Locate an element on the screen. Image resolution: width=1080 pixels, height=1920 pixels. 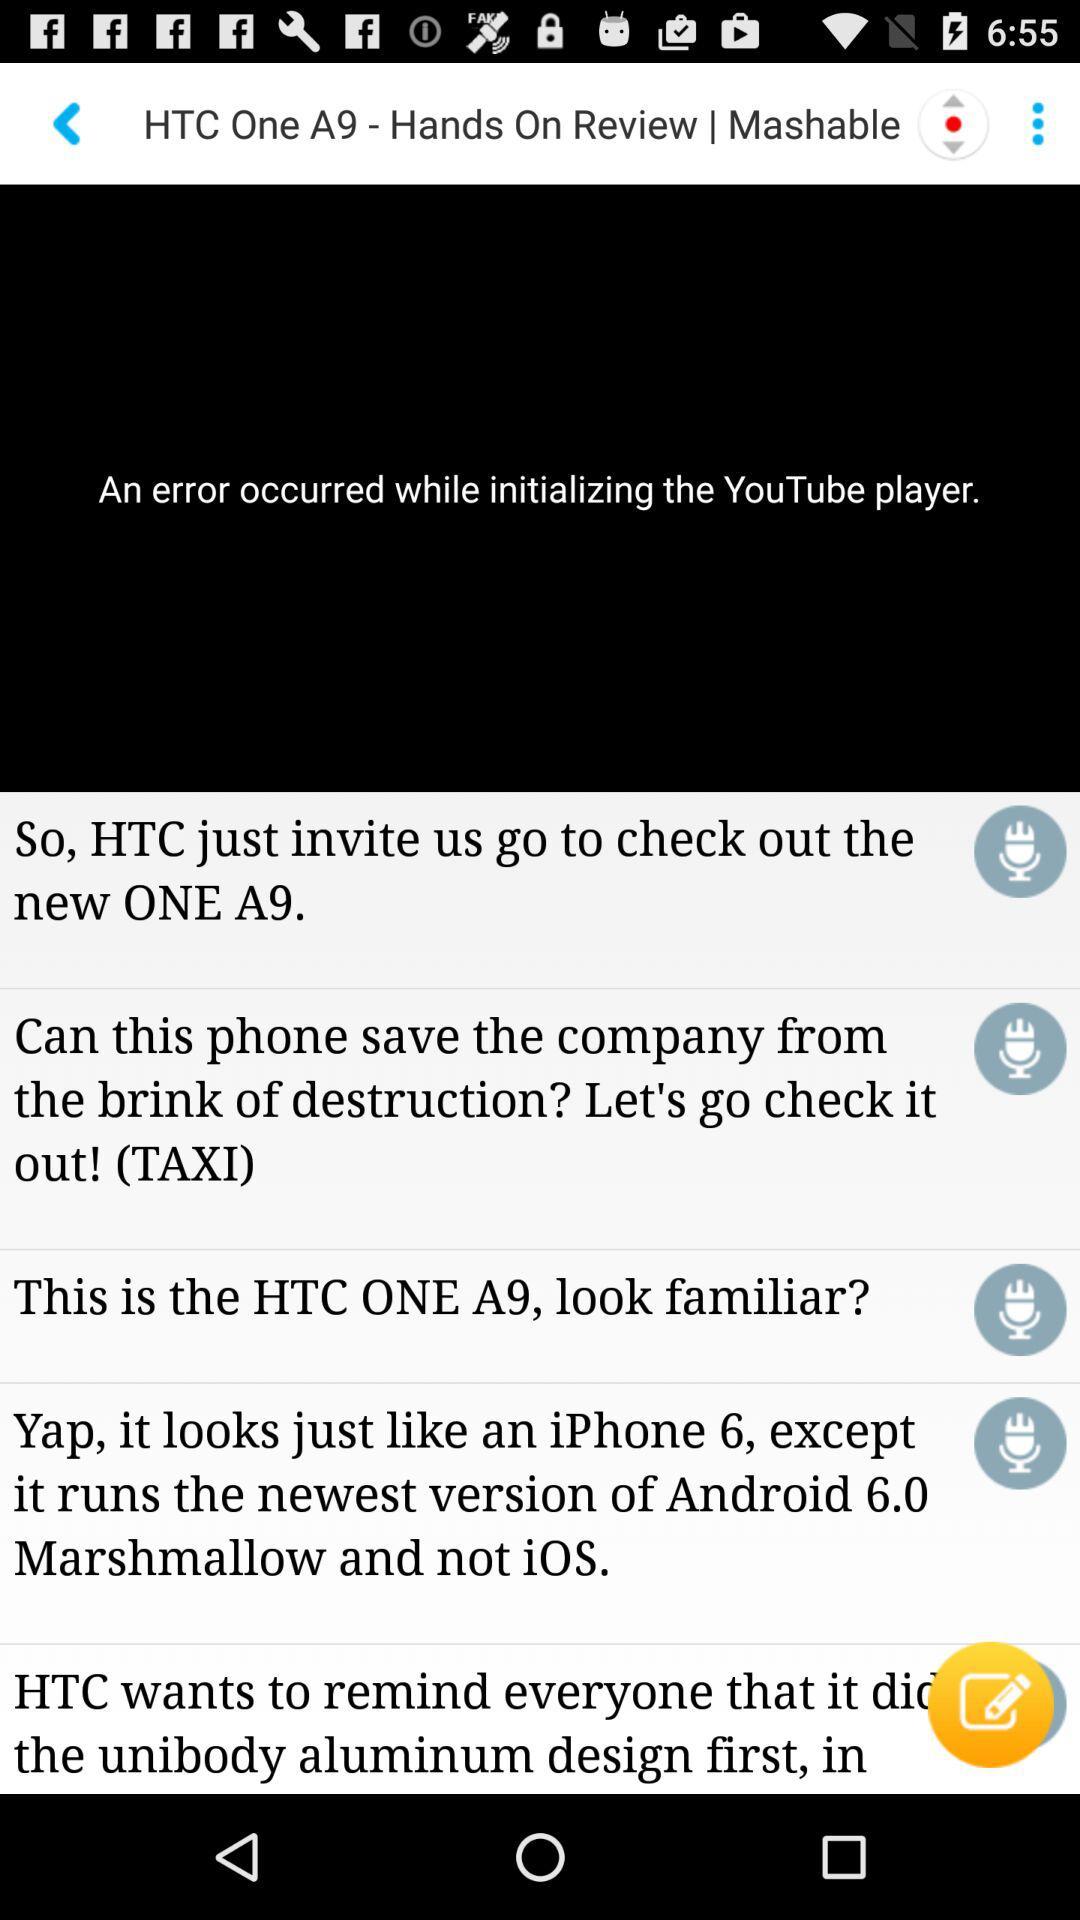
the icon below the yap it looks app is located at coordinates (990, 1703).